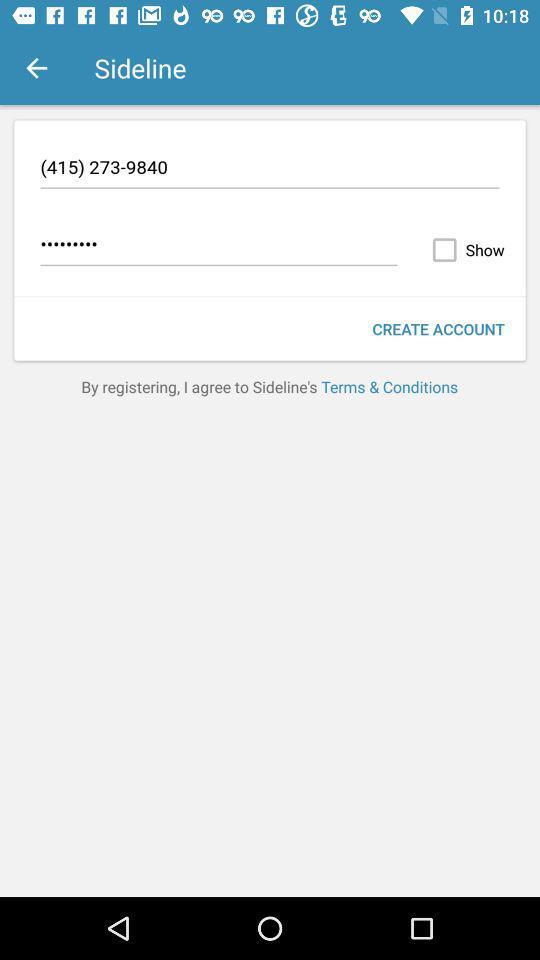 This screenshot has height=960, width=540. What do you see at coordinates (218, 246) in the screenshot?
I see `the icon below the (415) 273-9840` at bounding box center [218, 246].